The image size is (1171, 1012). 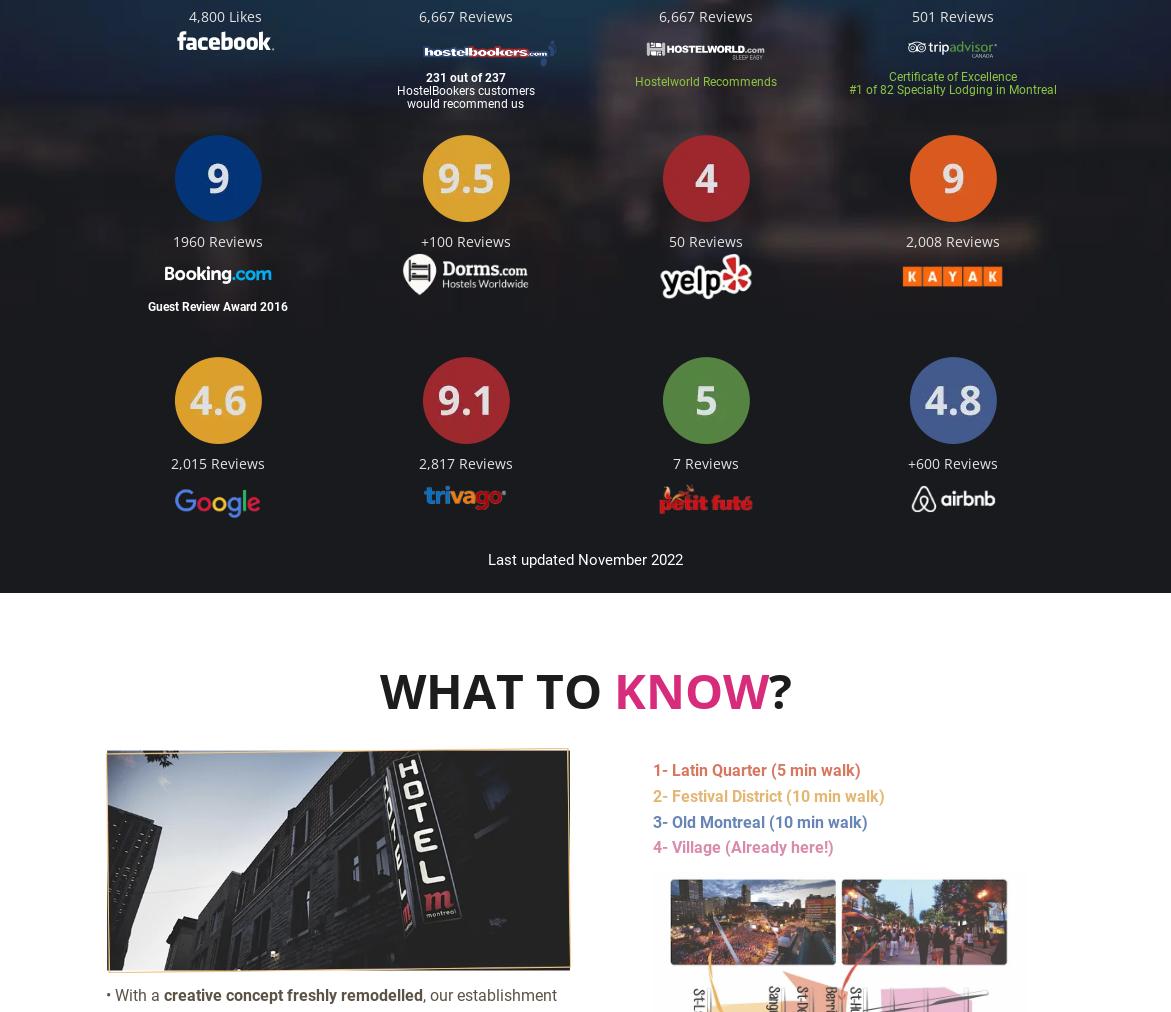 What do you see at coordinates (767, 794) in the screenshot?
I see `'2- Festival District (10 min walk)'` at bounding box center [767, 794].